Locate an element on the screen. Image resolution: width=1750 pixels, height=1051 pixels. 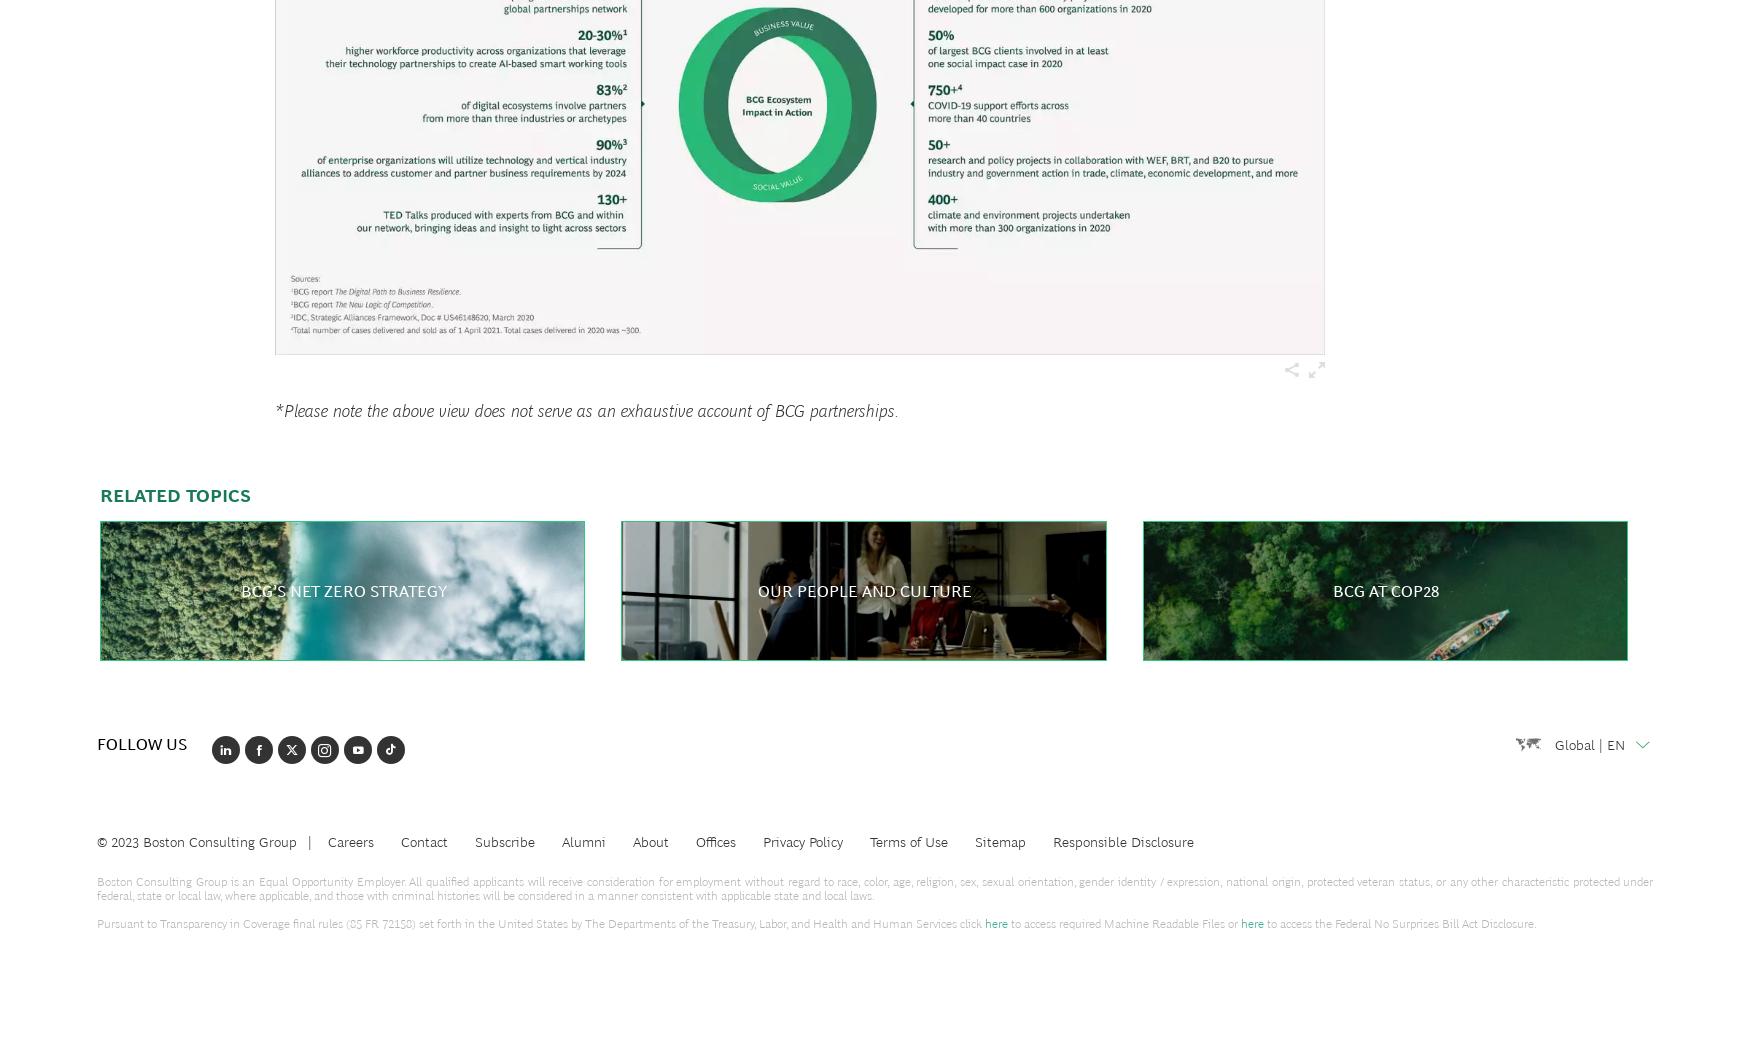
'*Please note the above view does not serve as an exhaustive account of BCG partnerships.' is located at coordinates (587, 411).